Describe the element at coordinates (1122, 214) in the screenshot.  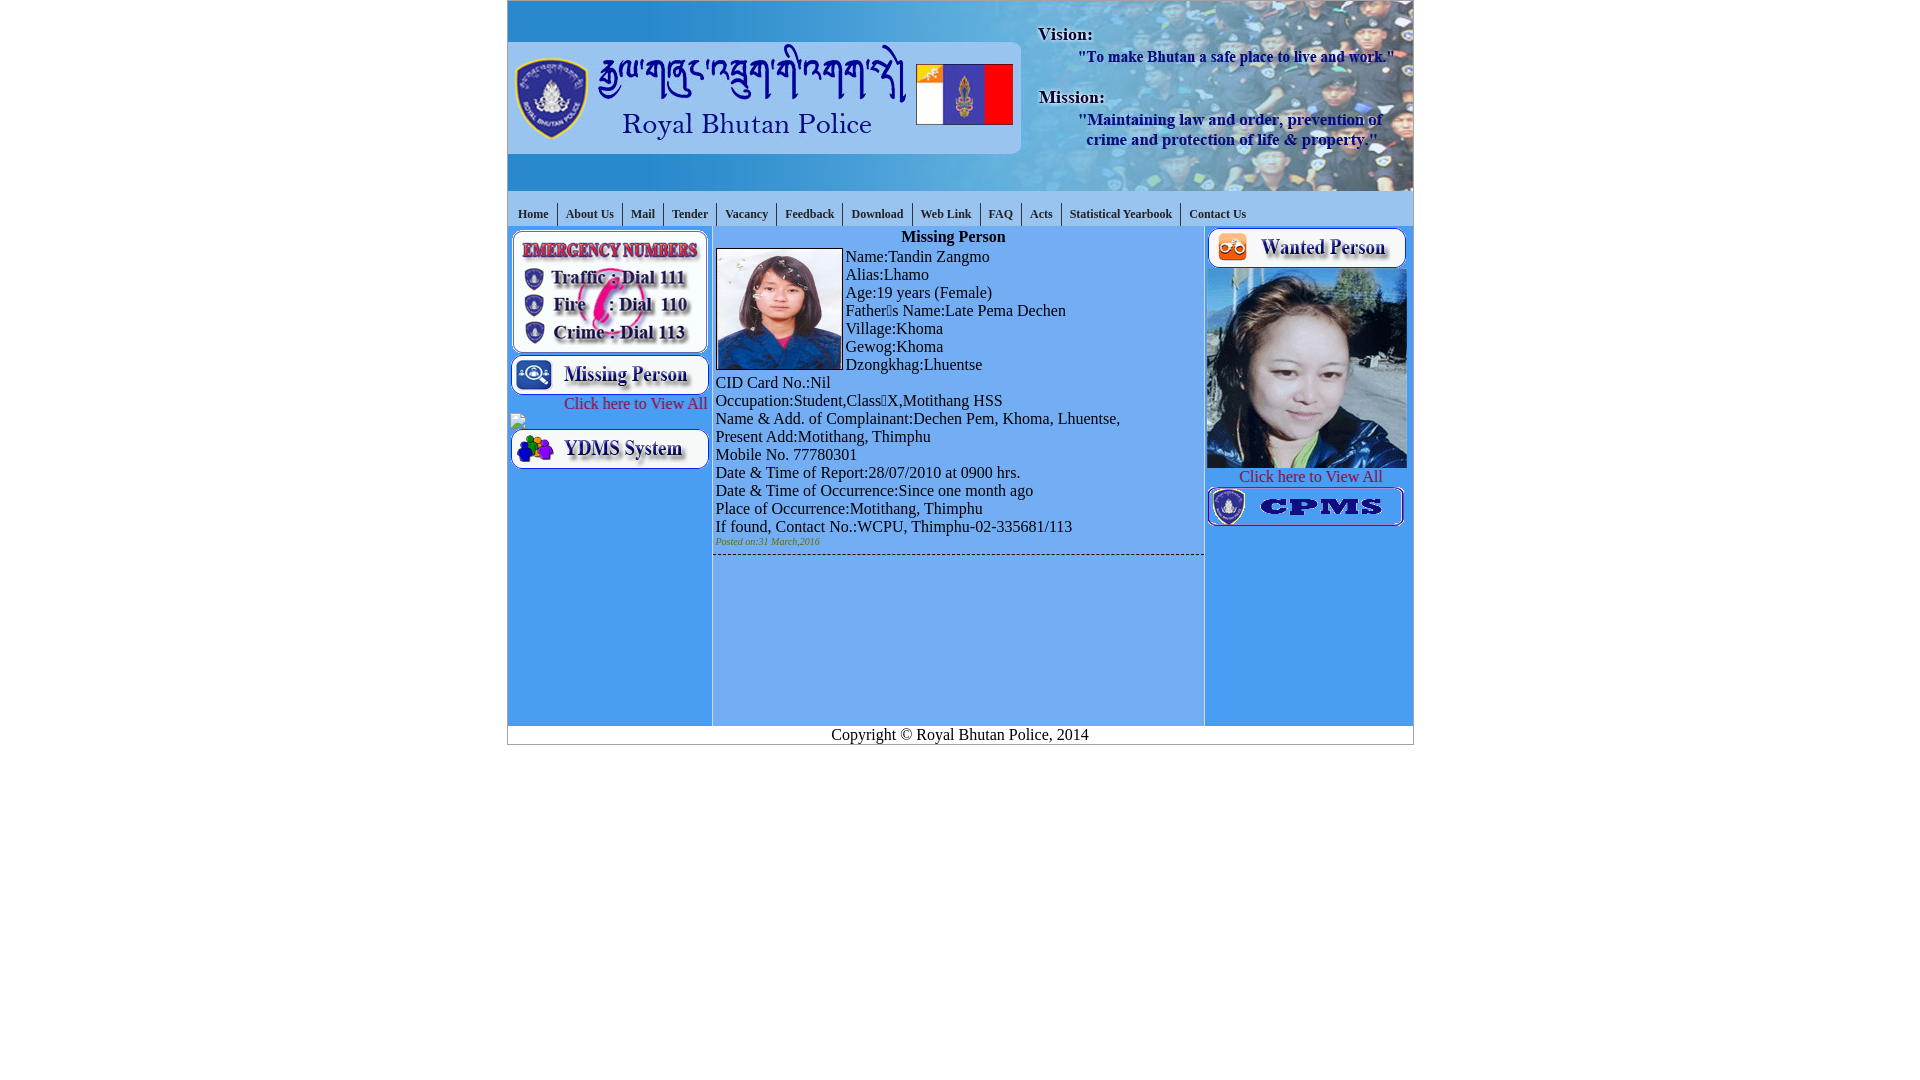
I see `'Statistical Yearbook'` at that location.